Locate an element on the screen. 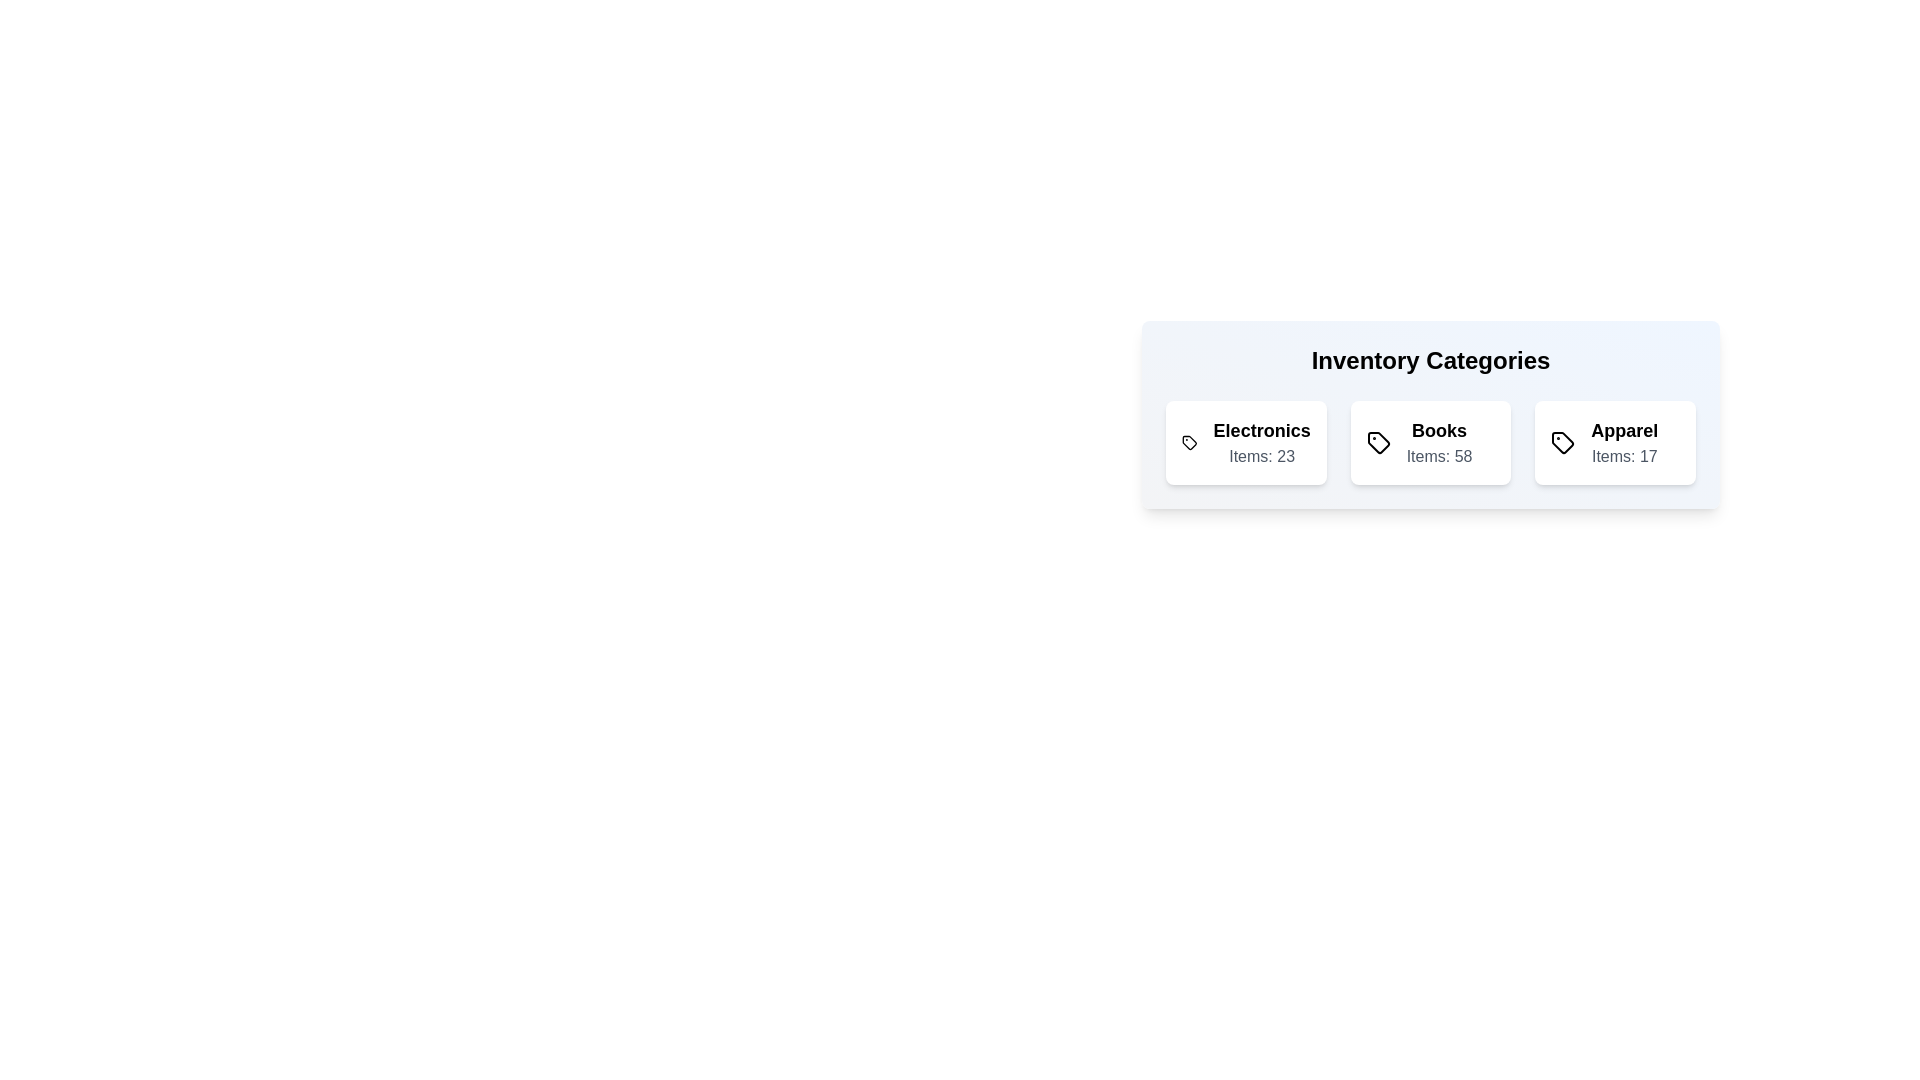 The height and width of the screenshot is (1080, 1920). the category card for Electronics is located at coordinates (1245, 442).